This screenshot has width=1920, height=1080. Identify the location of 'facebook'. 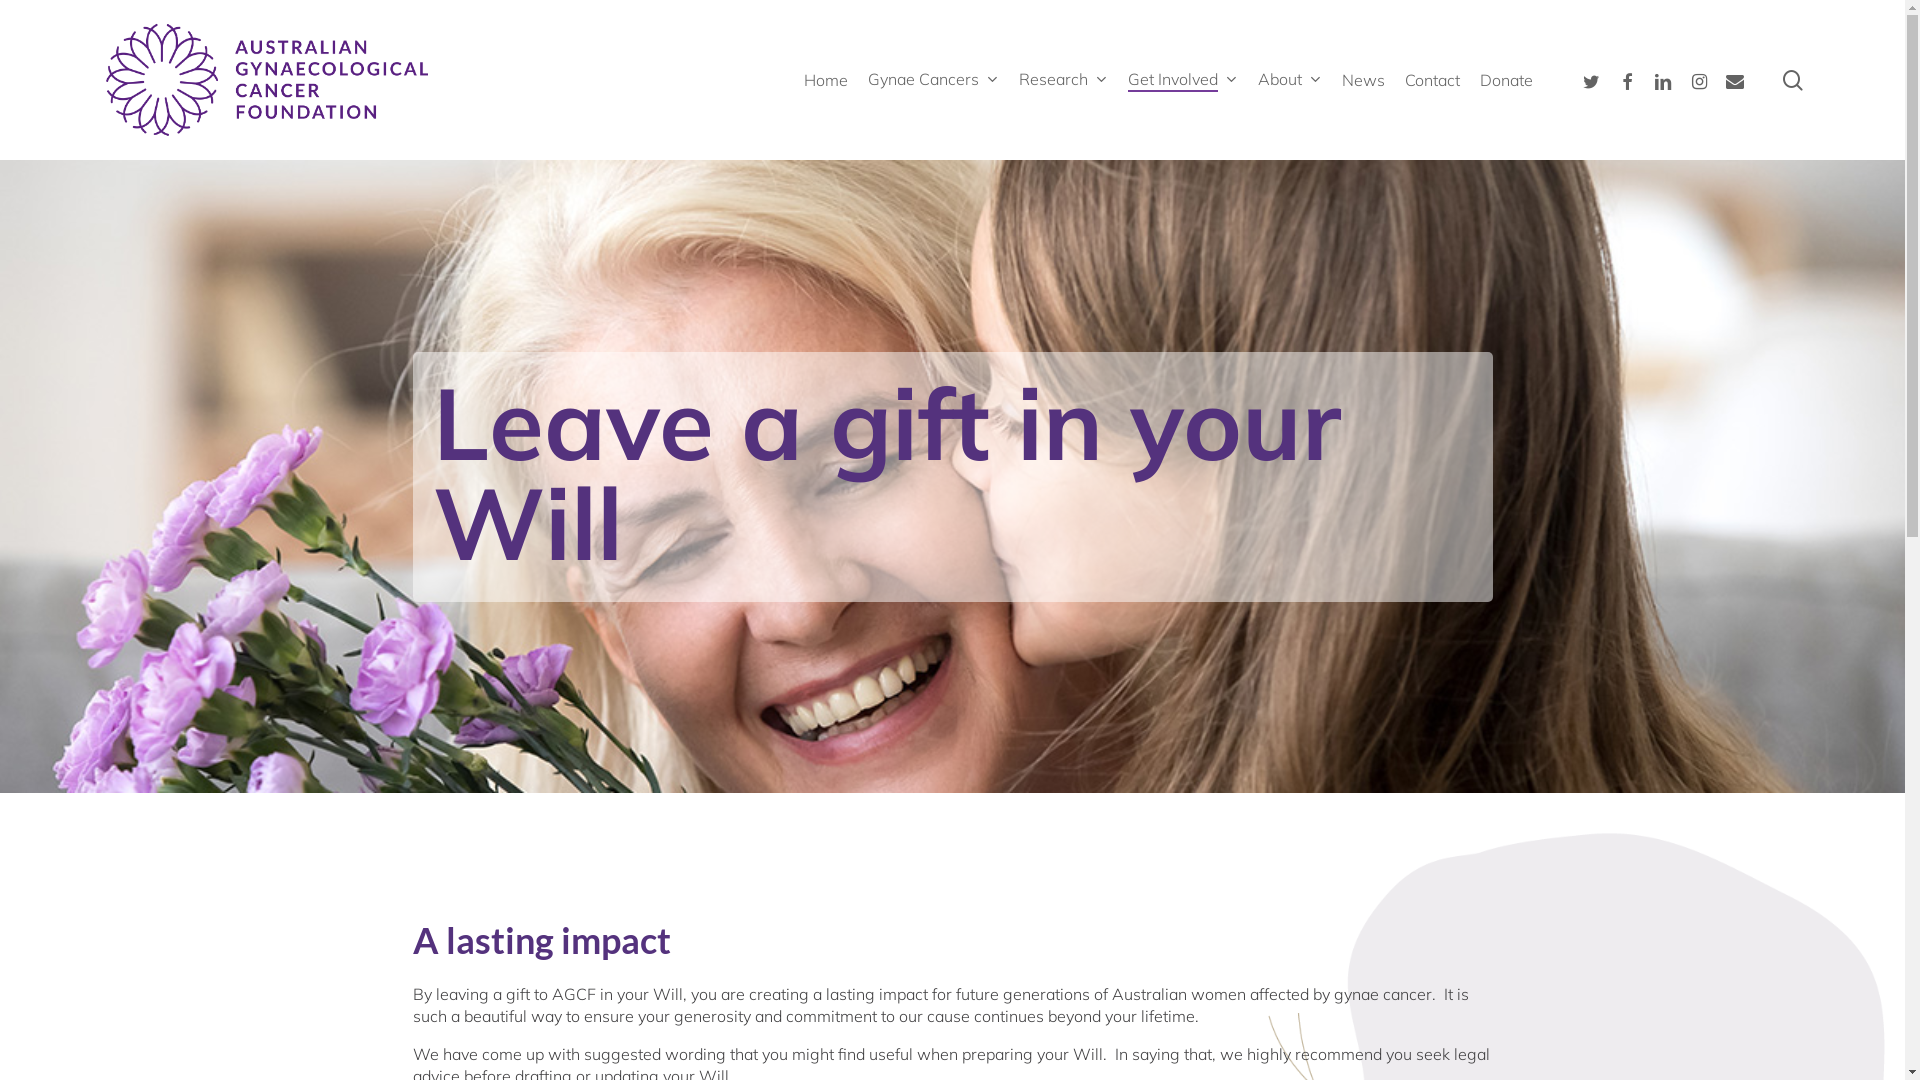
(1608, 79).